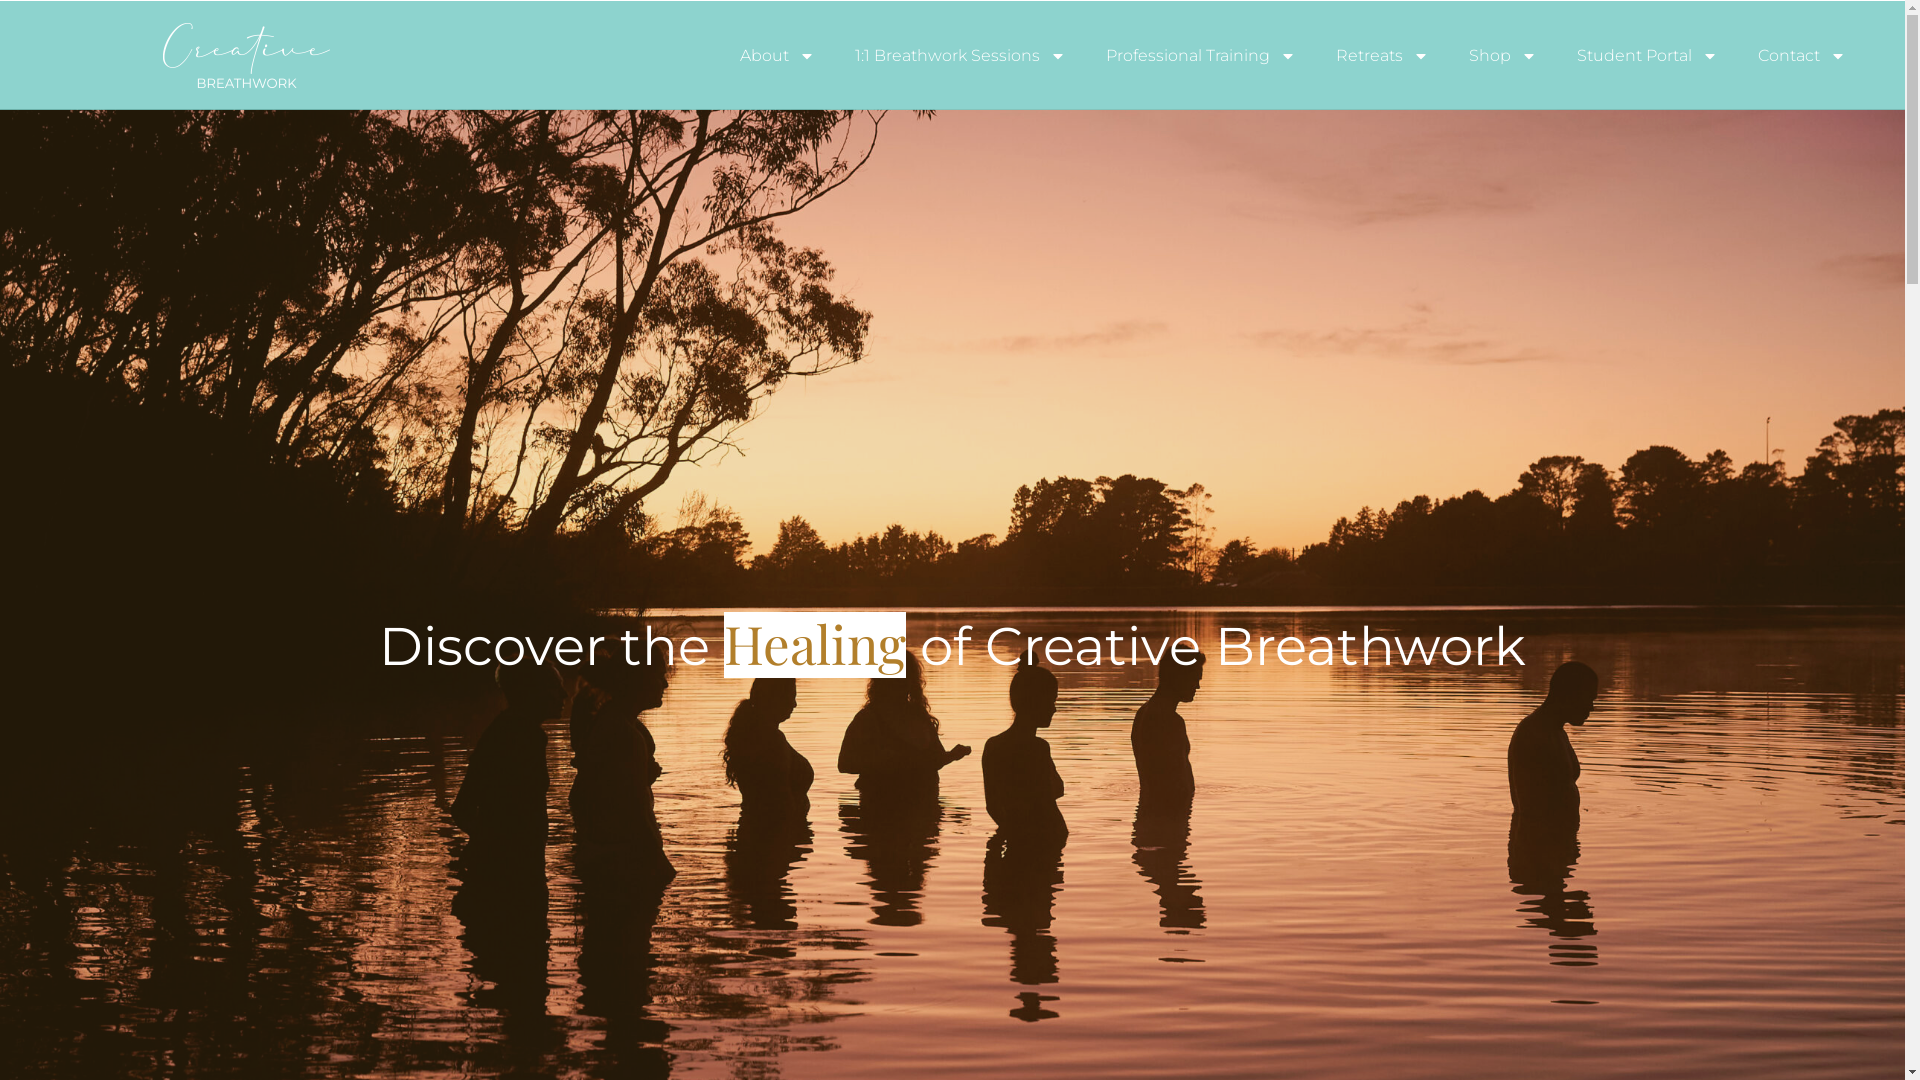 This screenshot has width=1920, height=1080. Describe the element at coordinates (776, 53) in the screenshot. I see `'About'` at that location.